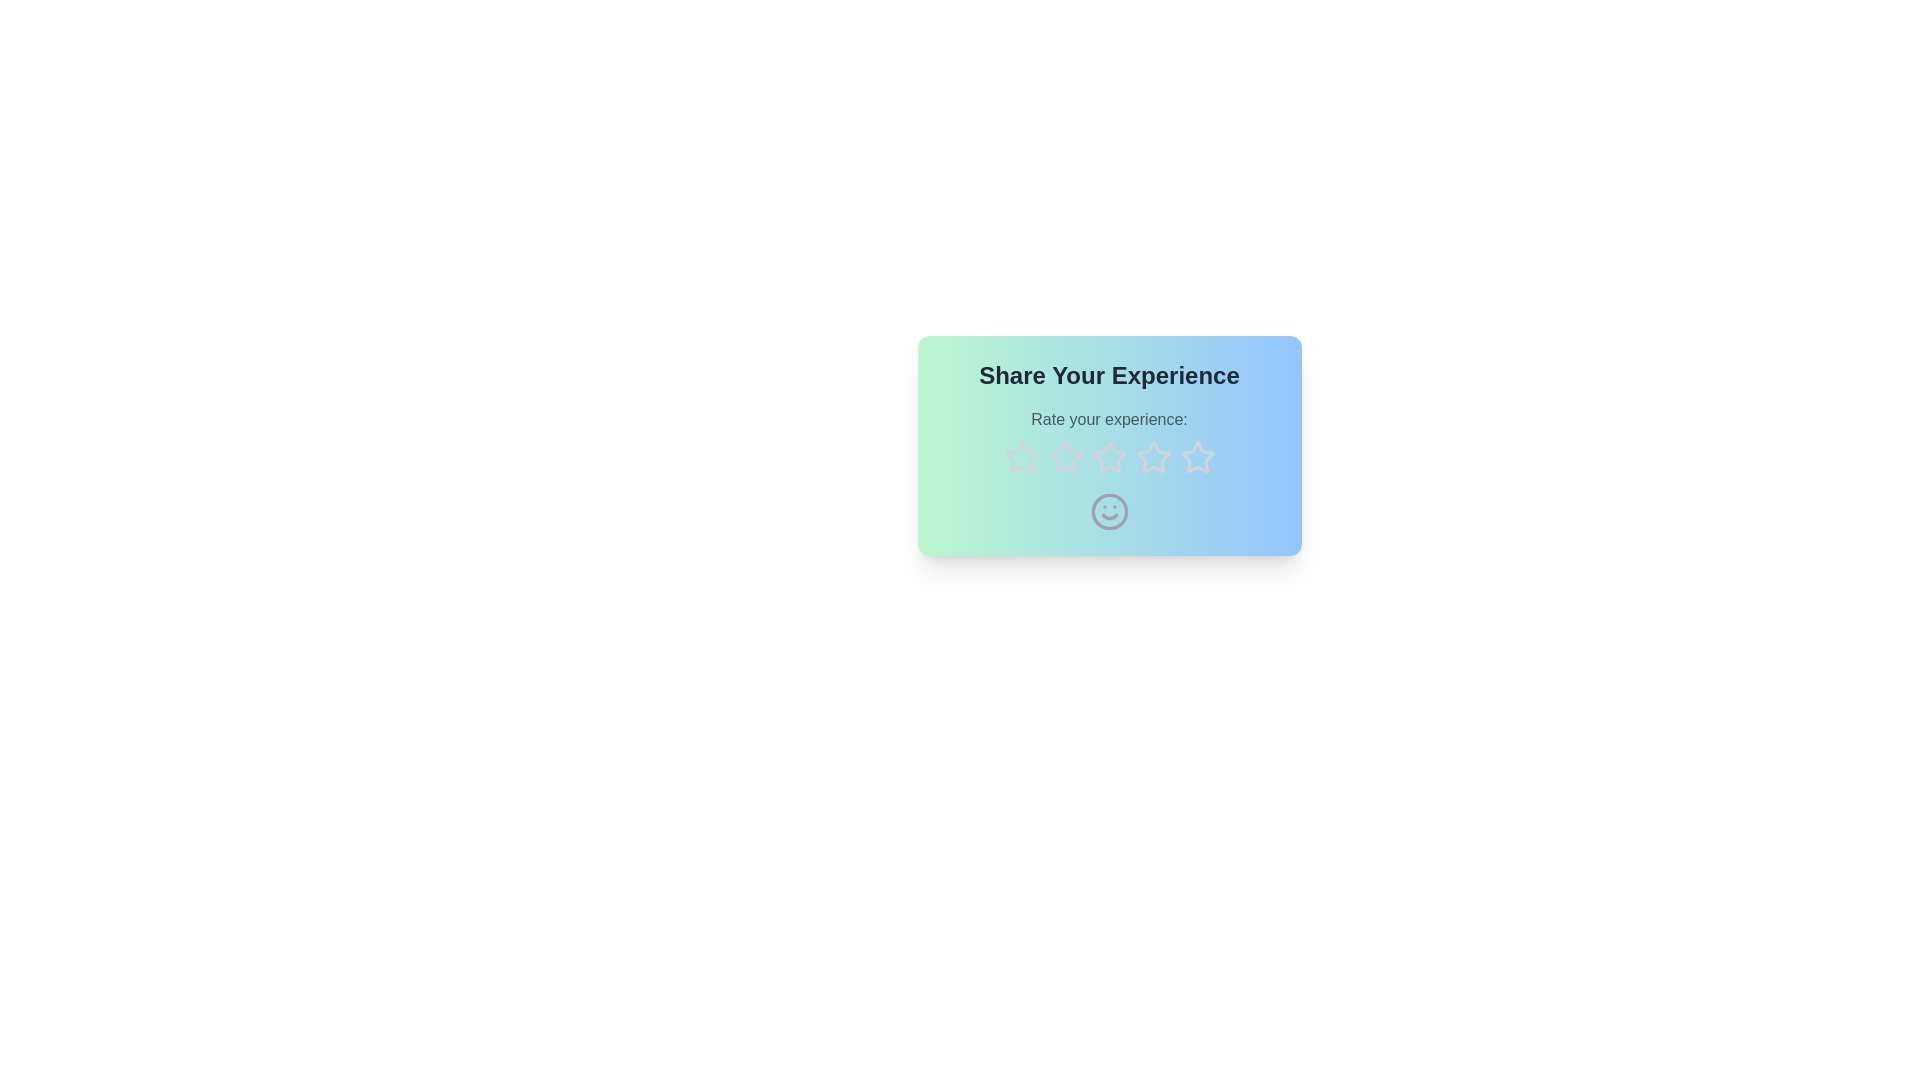  I want to click on the text 'Share Your Experience' located at its center, so click(1108, 375).